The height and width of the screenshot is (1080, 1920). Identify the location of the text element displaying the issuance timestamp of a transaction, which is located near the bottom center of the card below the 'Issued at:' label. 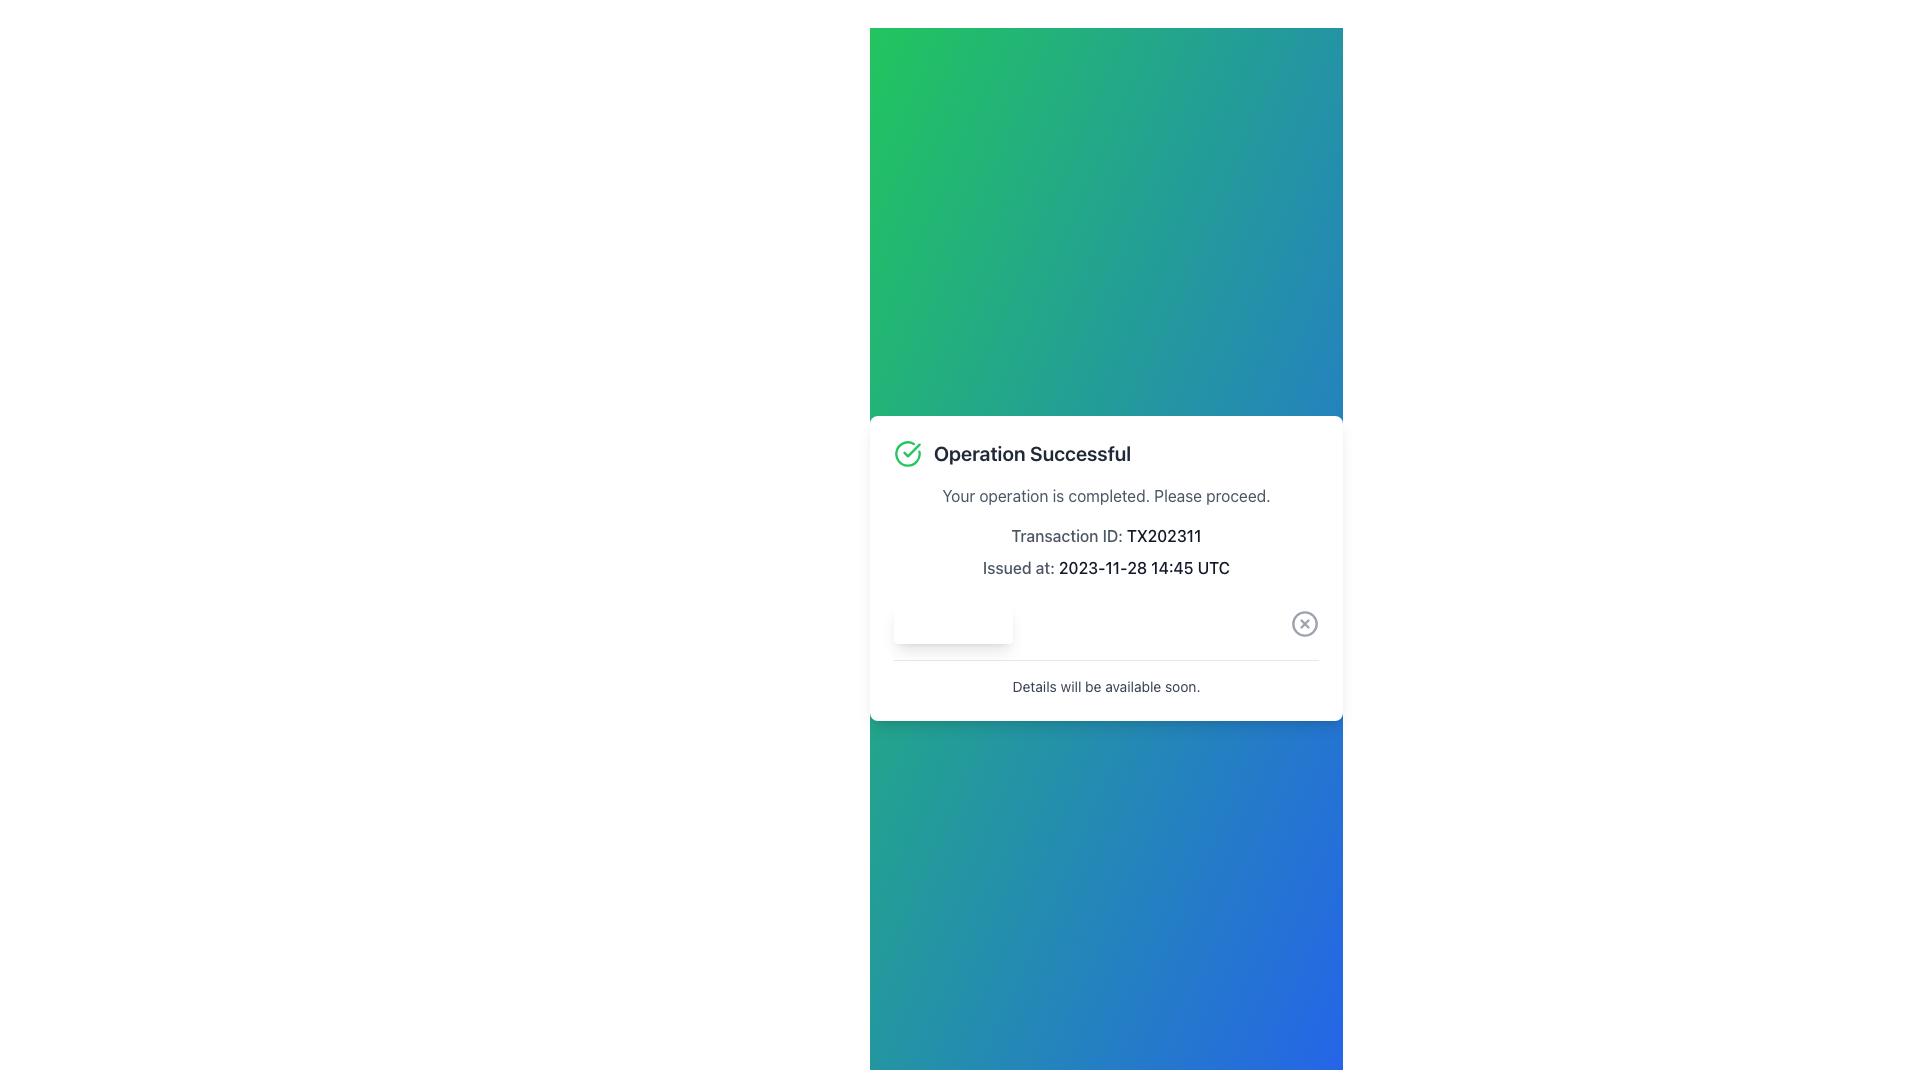
(1144, 567).